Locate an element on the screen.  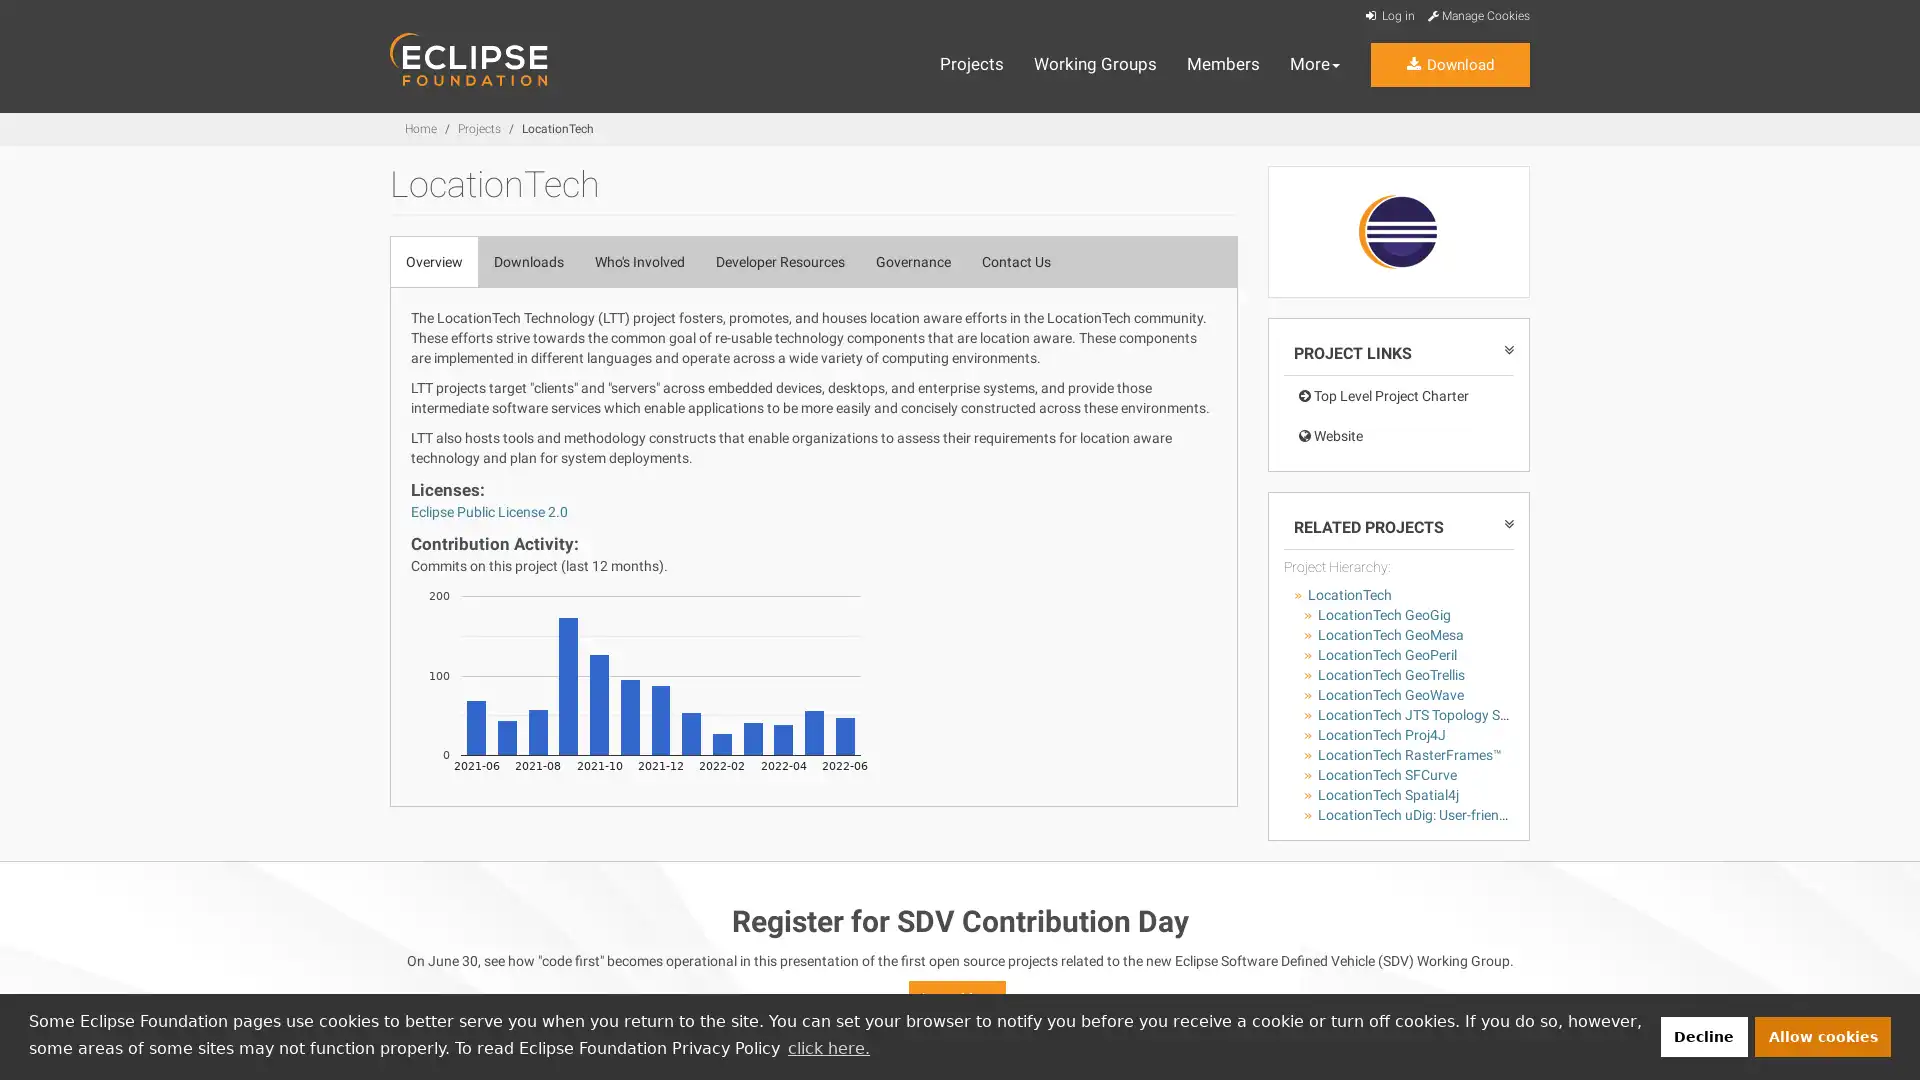
deny cookies is located at coordinates (1702, 1035).